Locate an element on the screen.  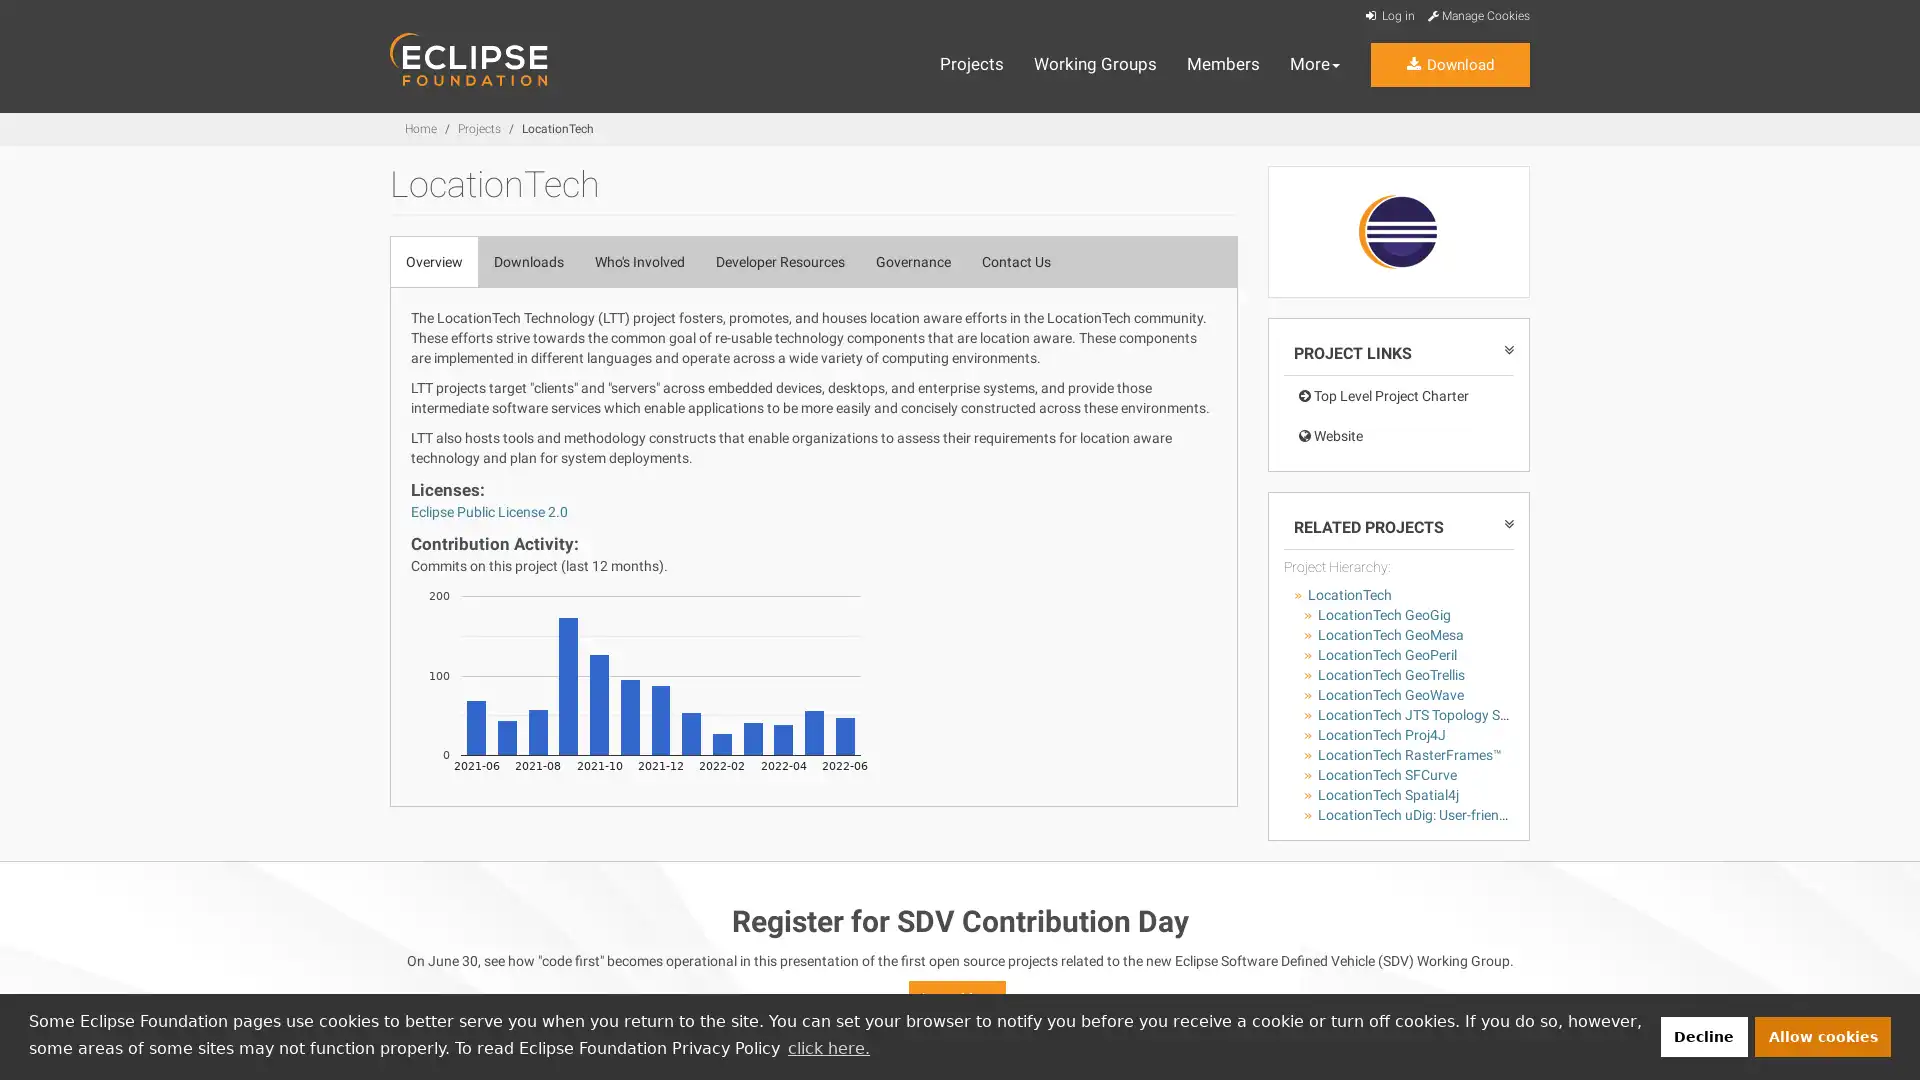
deny cookies is located at coordinates (1702, 1035).